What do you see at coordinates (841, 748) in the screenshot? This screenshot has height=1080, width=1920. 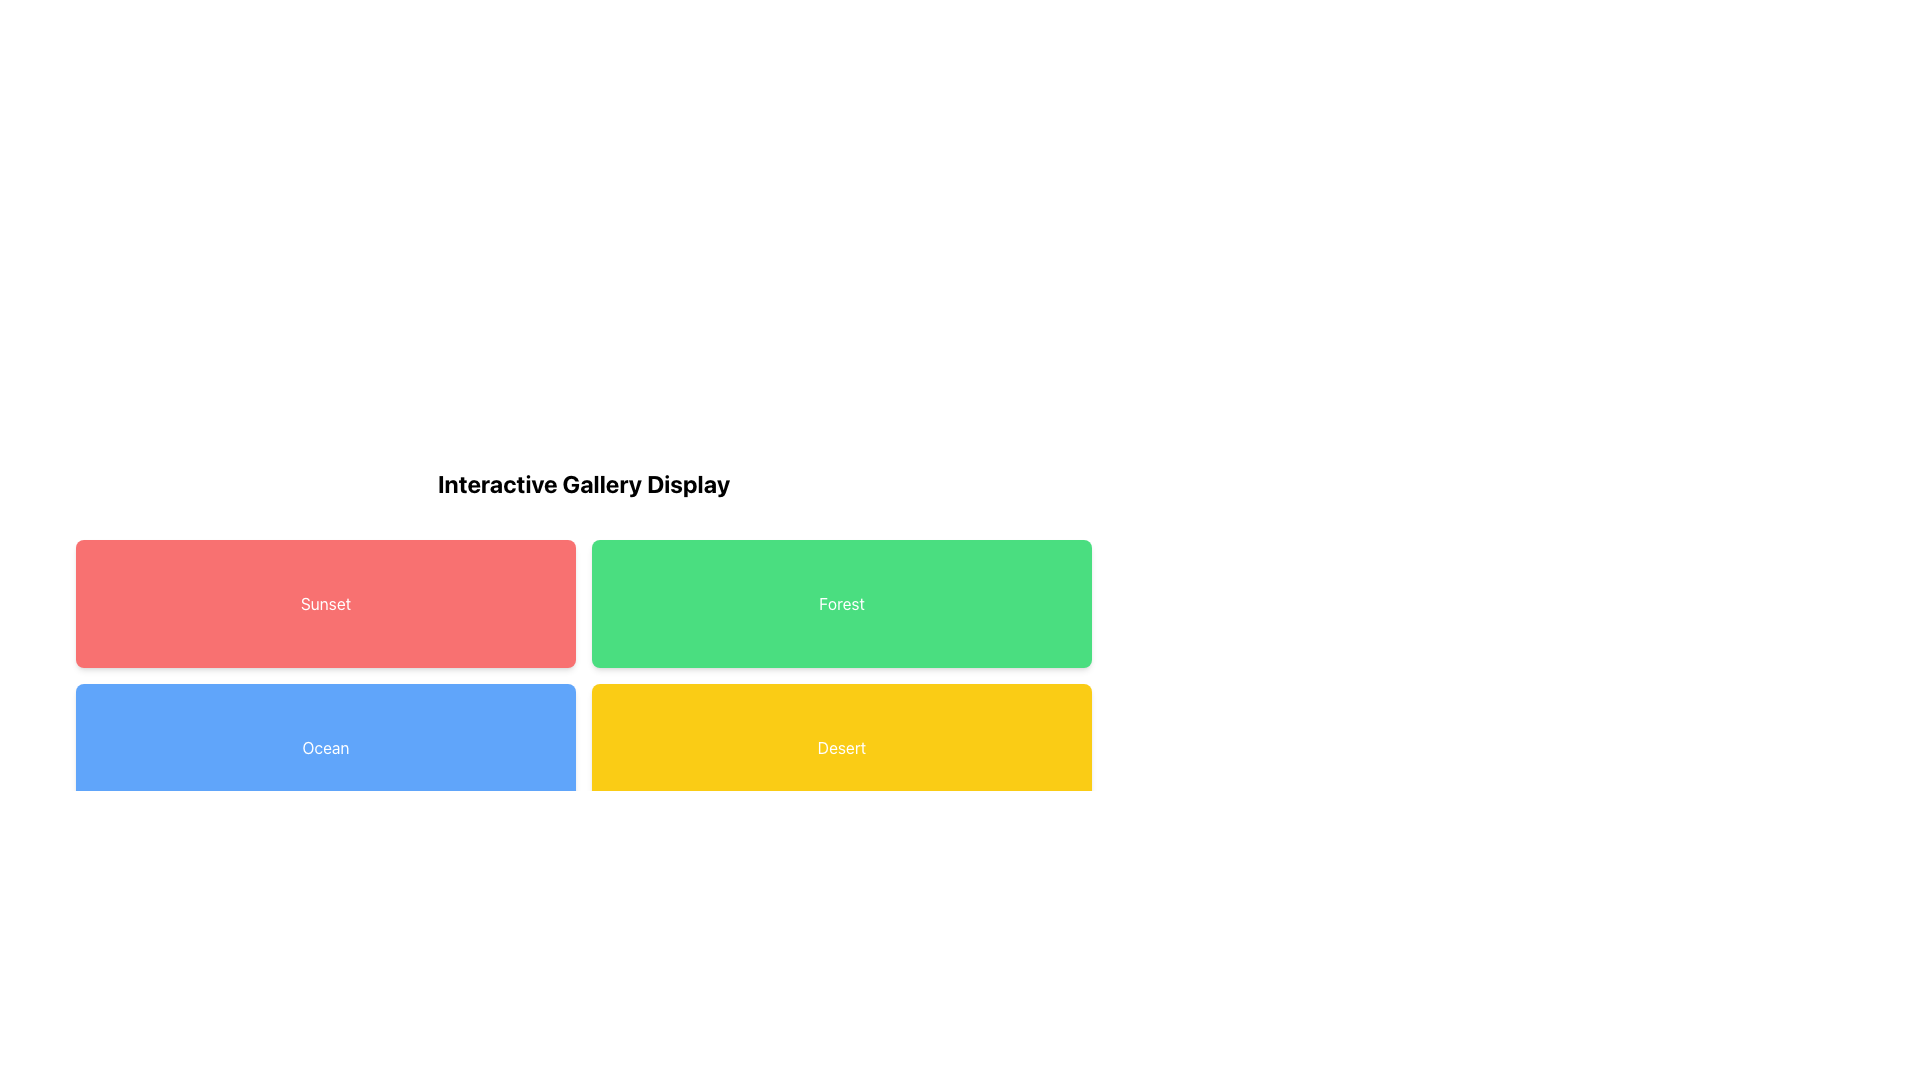 I see `the button labeled 'Desert' with a bright yellow background and white text, located in the bottom-right position of the grid under 'Interactive Gallery Display'` at bounding box center [841, 748].